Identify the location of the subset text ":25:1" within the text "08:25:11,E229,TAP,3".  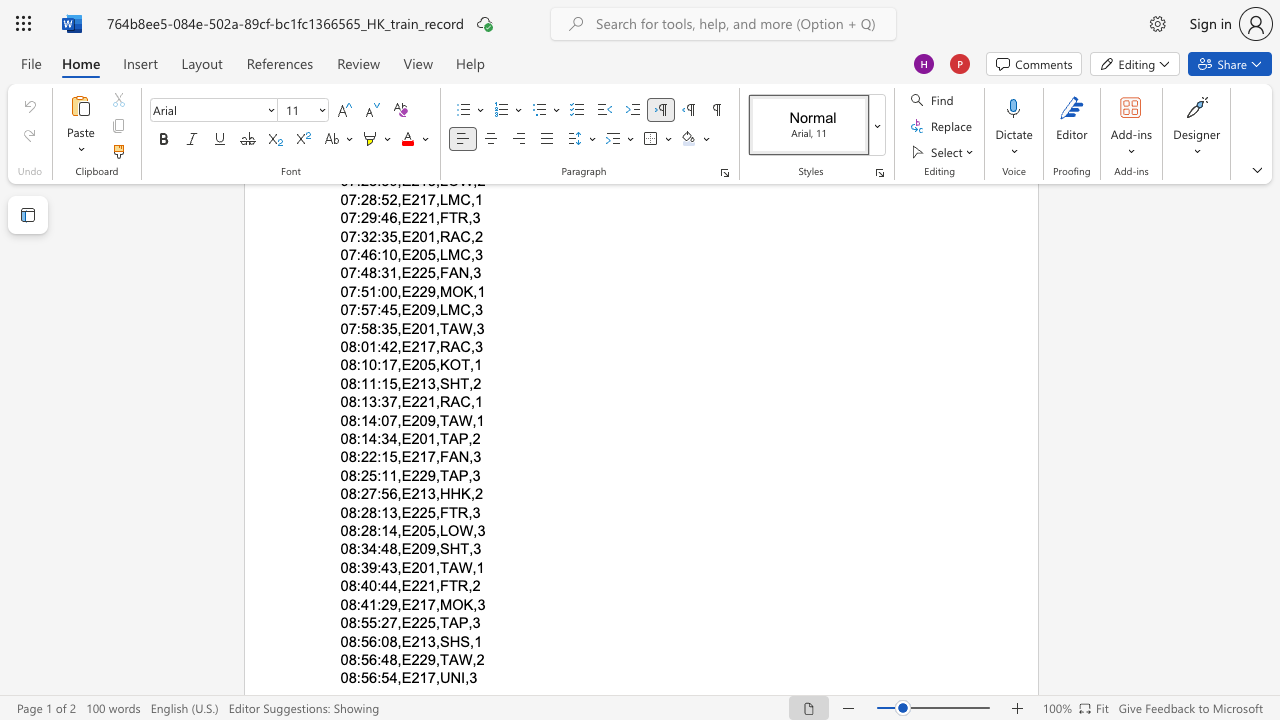
(356, 475).